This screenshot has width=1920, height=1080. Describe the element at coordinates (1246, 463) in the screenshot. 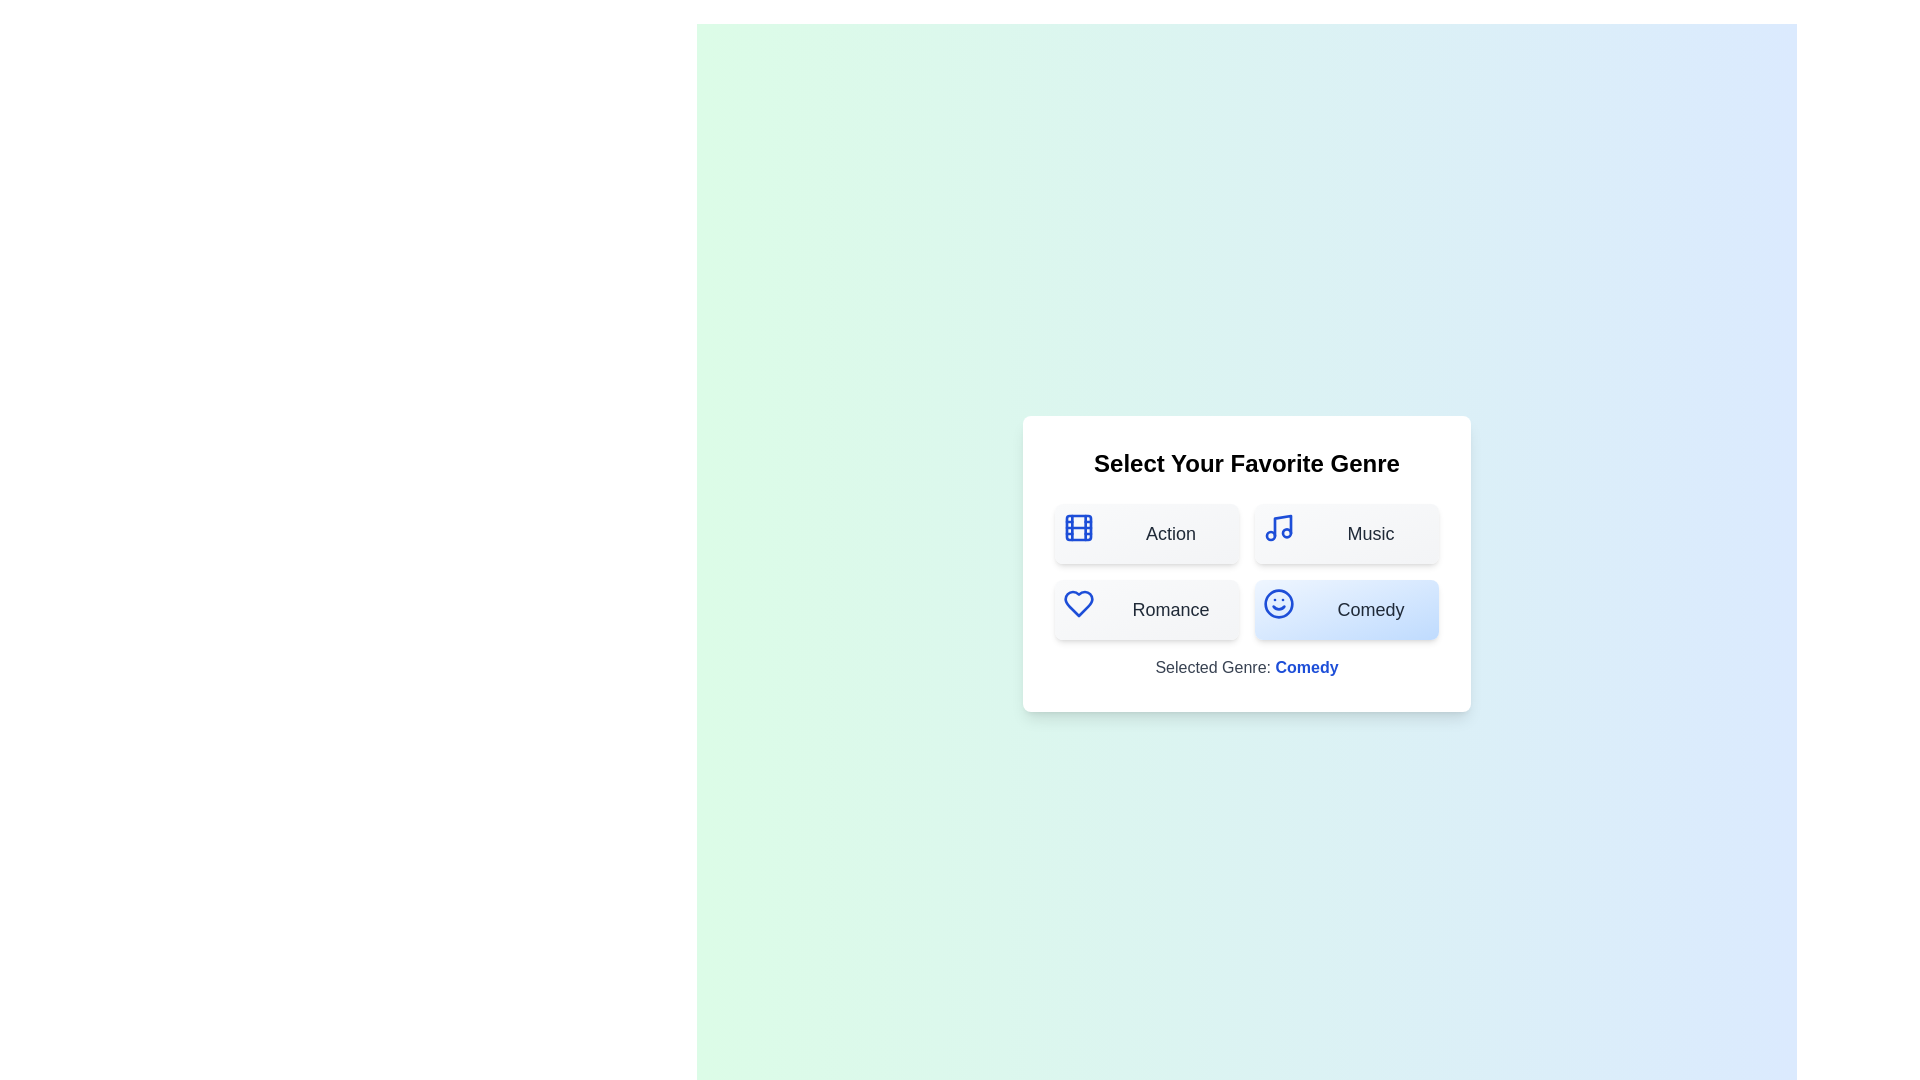

I see `the title text element that prompts the user to select a genre, located at the top of the dialog box layout` at that location.